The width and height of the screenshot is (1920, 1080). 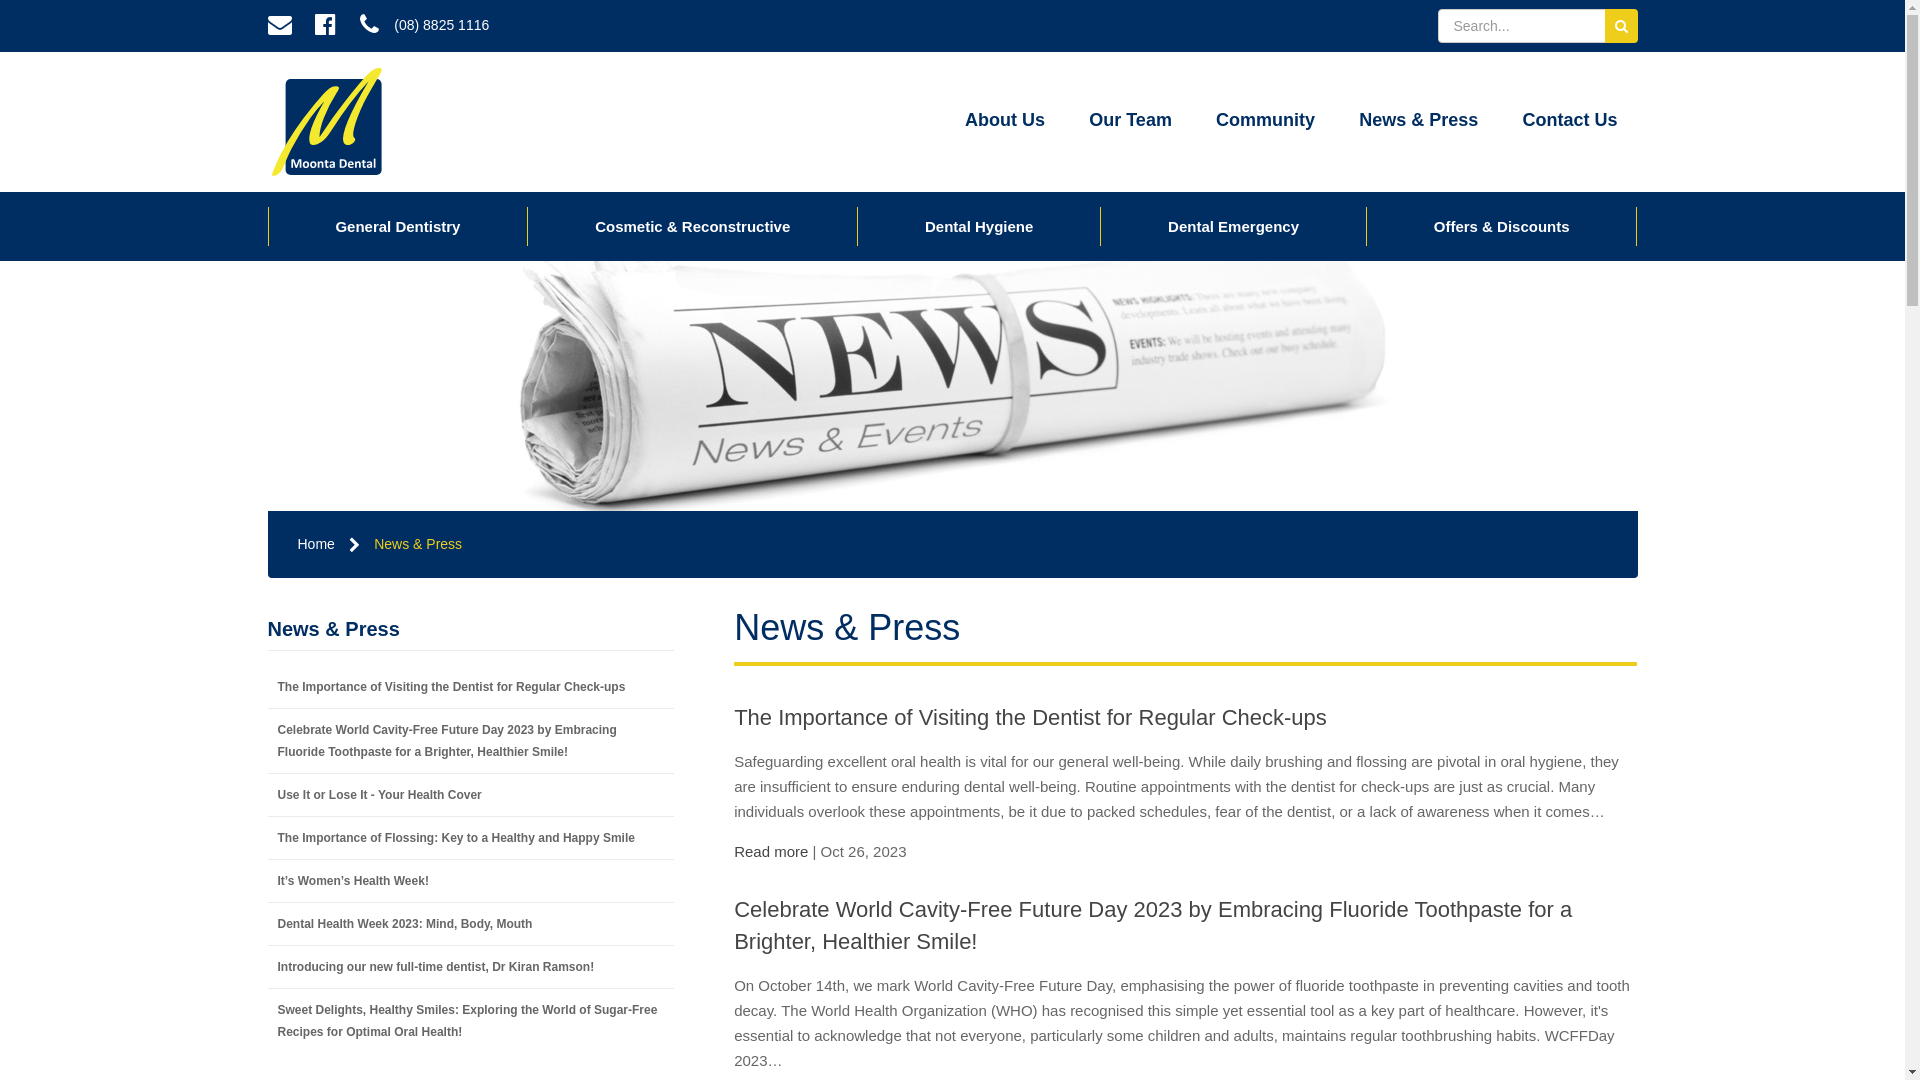 What do you see at coordinates (325, 26) in the screenshot?
I see `'Check out our Facebook page'` at bounding box center [325, 26].